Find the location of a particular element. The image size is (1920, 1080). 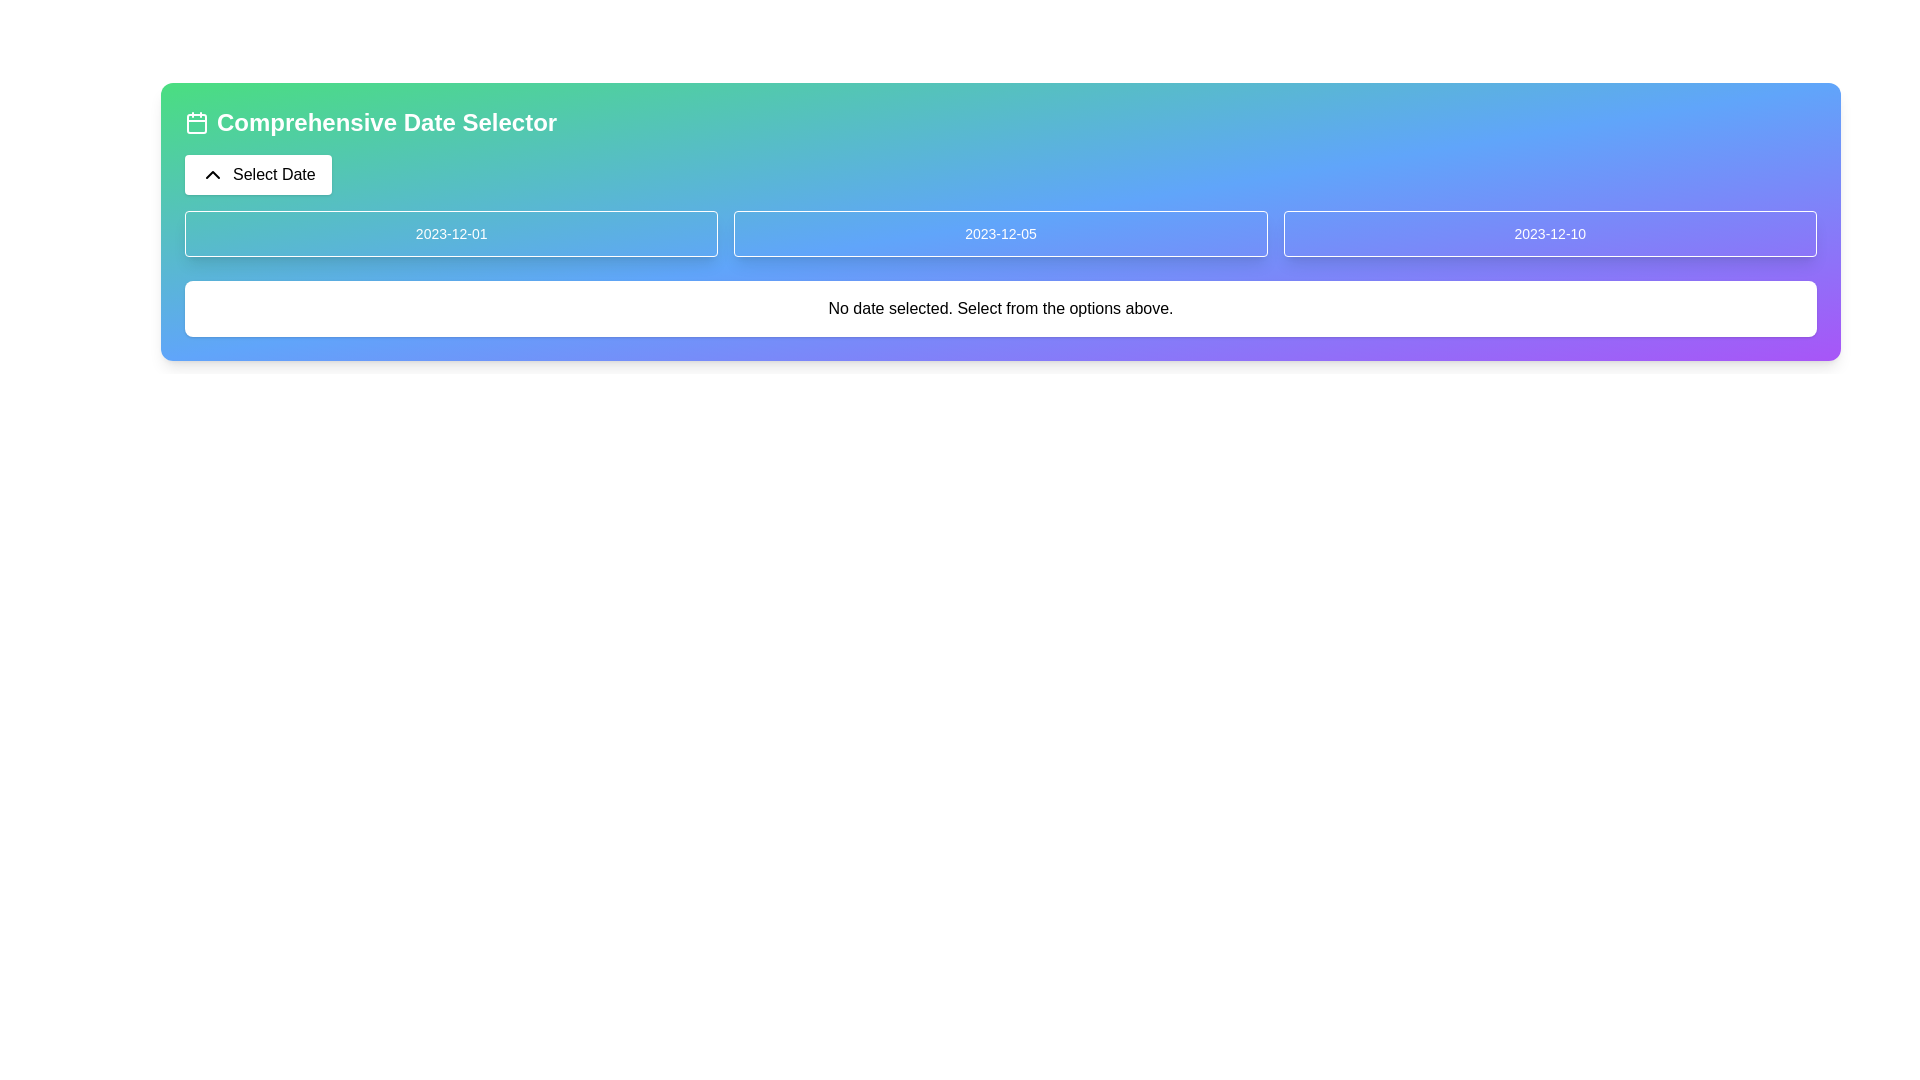

the 'Select Date' button, which is a rectangular button with white background and black text, located is located at coordinates (257, 173).